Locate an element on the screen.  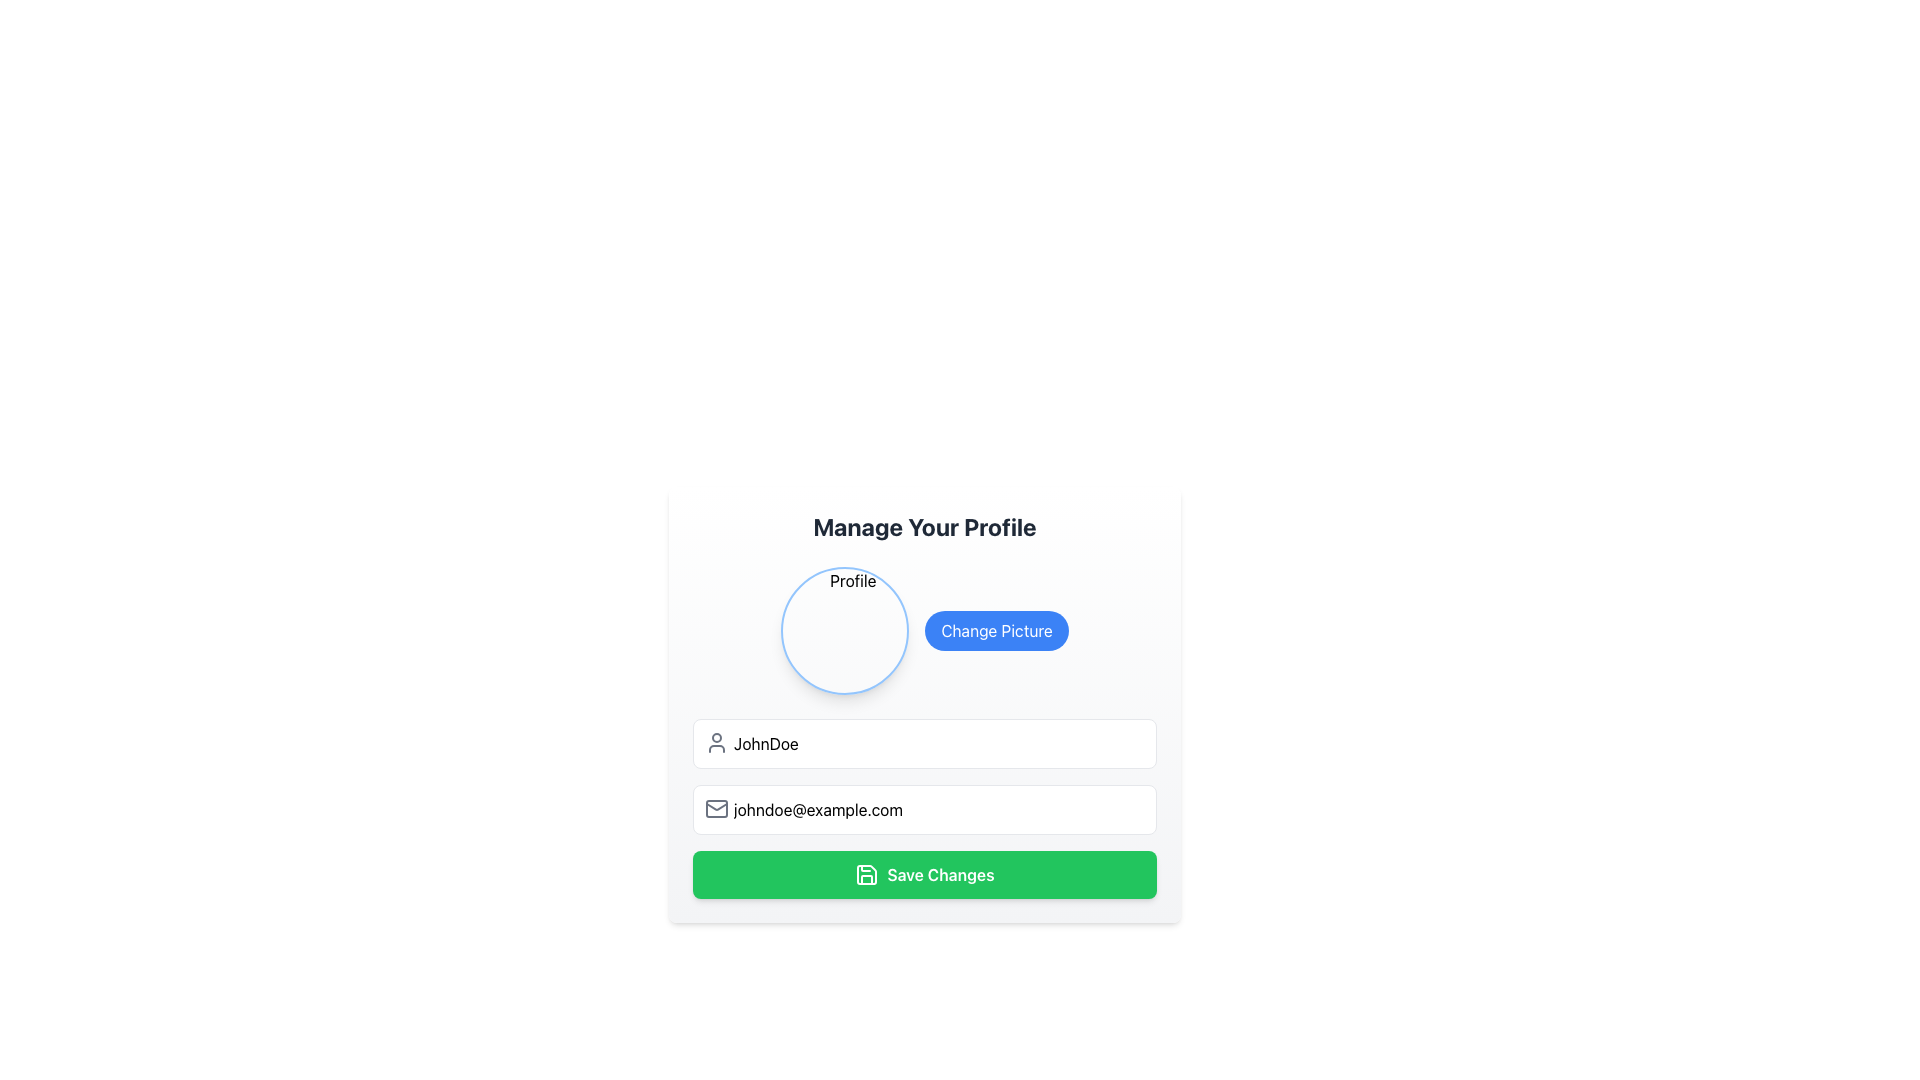
the button that allows the user to change their profile picture, located beneath the 'Manage Your Profile' title and near the circular profile image is located at coordinates (924, 631).